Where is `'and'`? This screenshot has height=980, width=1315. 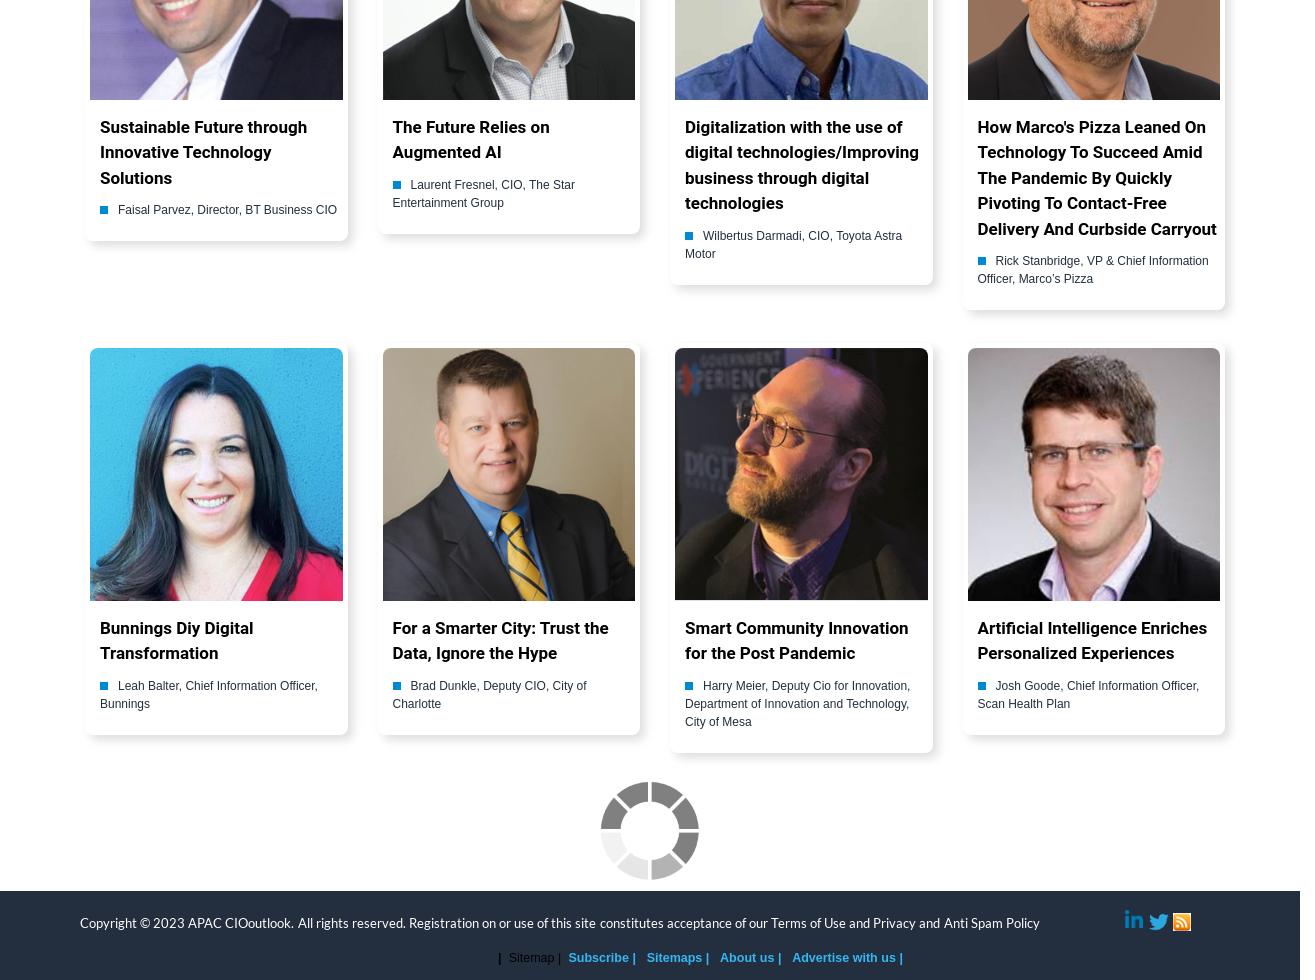 'and' is located at coordinates (858, 922).